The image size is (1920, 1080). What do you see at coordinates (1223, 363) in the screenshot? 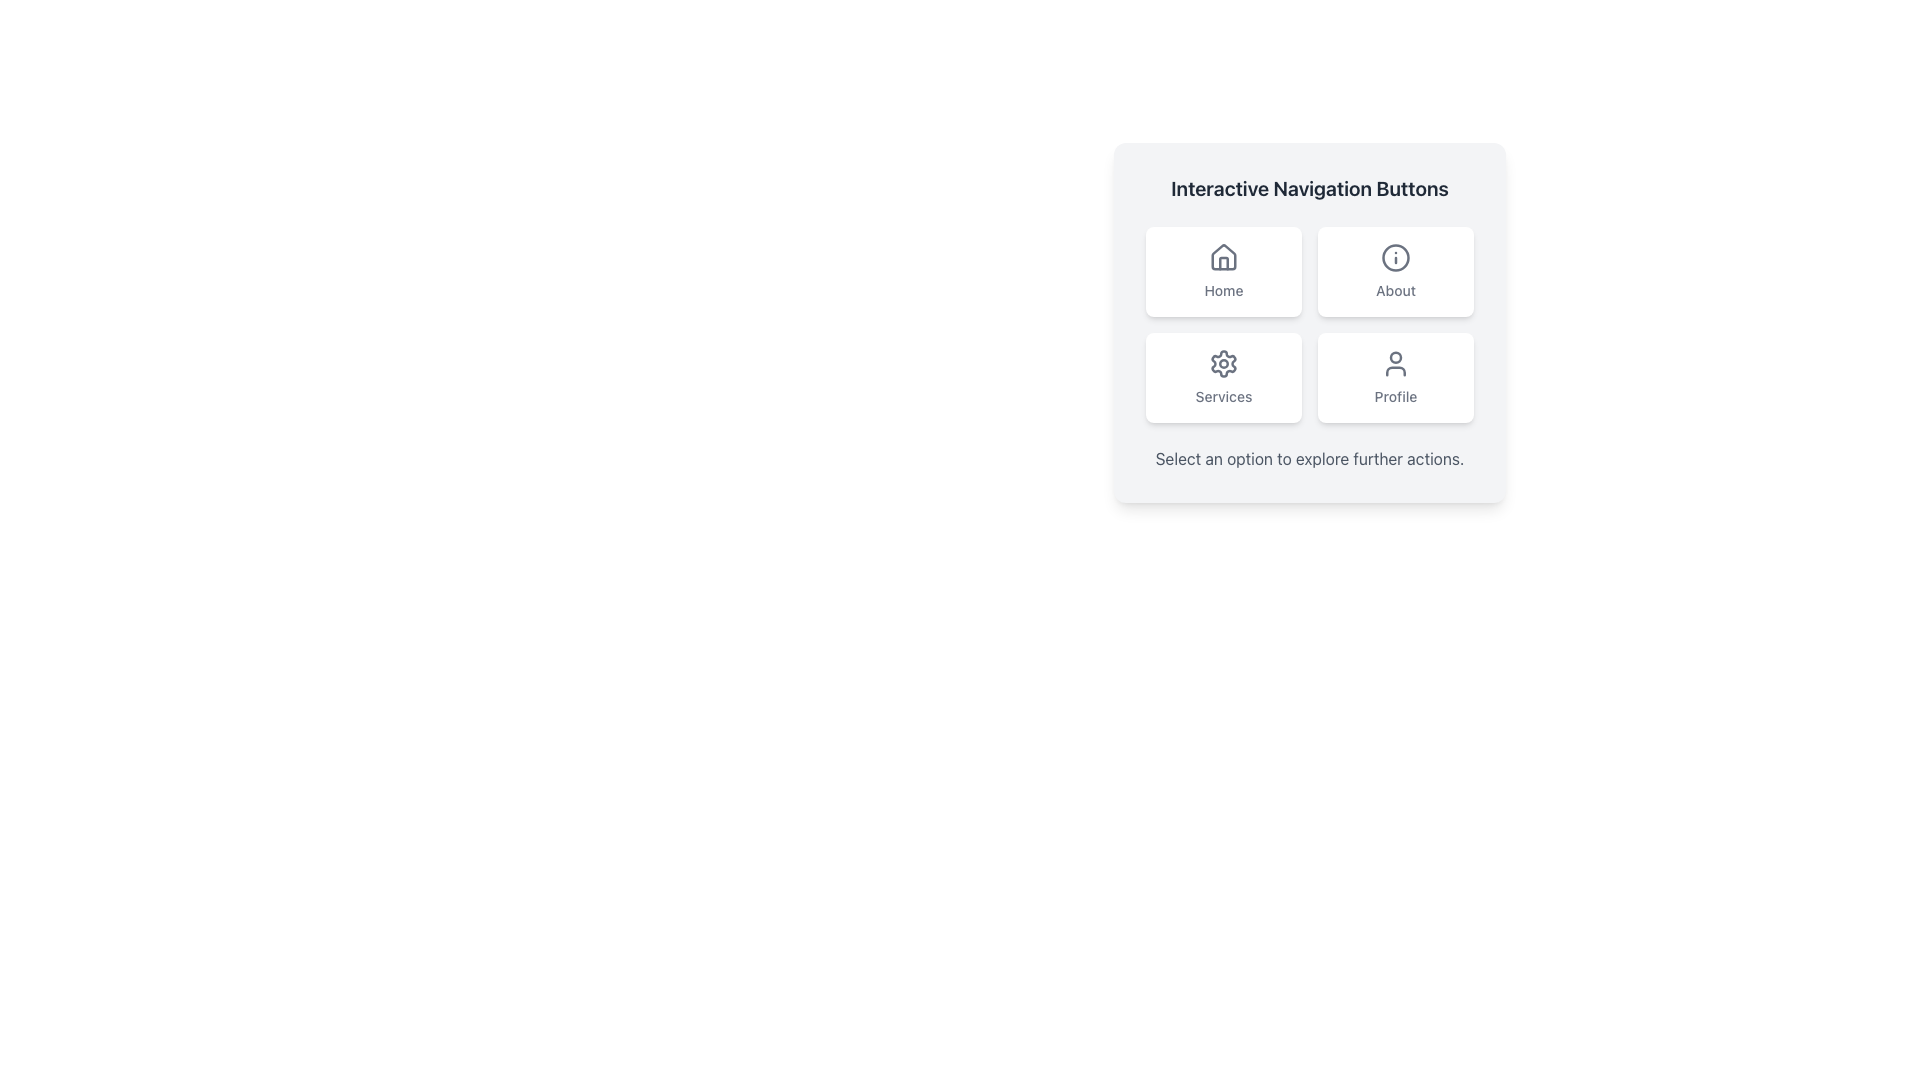
I see `the gear-shaped icon representing settings within the 'Services' button located in the lower-left corner of the interactive navigation area` at bounding box center [1223, 363].